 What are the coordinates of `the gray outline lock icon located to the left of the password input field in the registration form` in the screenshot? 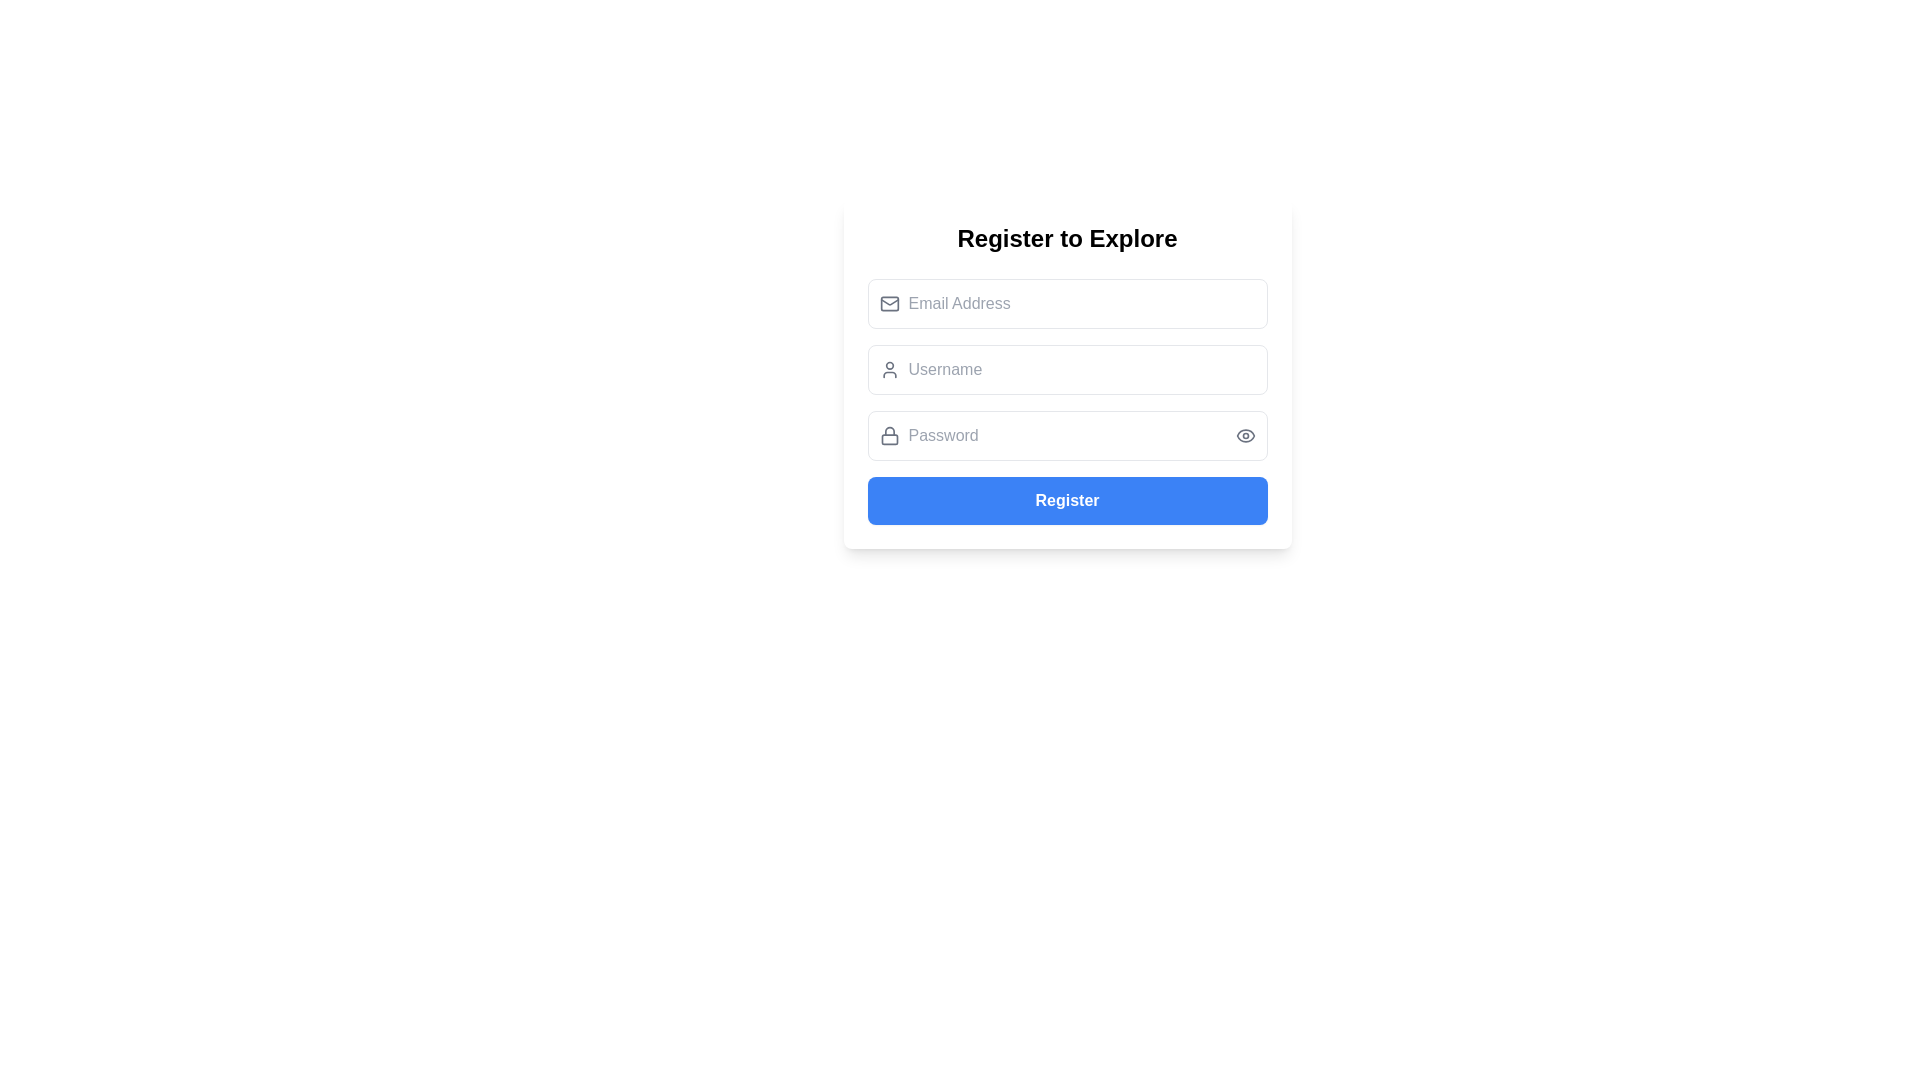 It's located at (888, 434).